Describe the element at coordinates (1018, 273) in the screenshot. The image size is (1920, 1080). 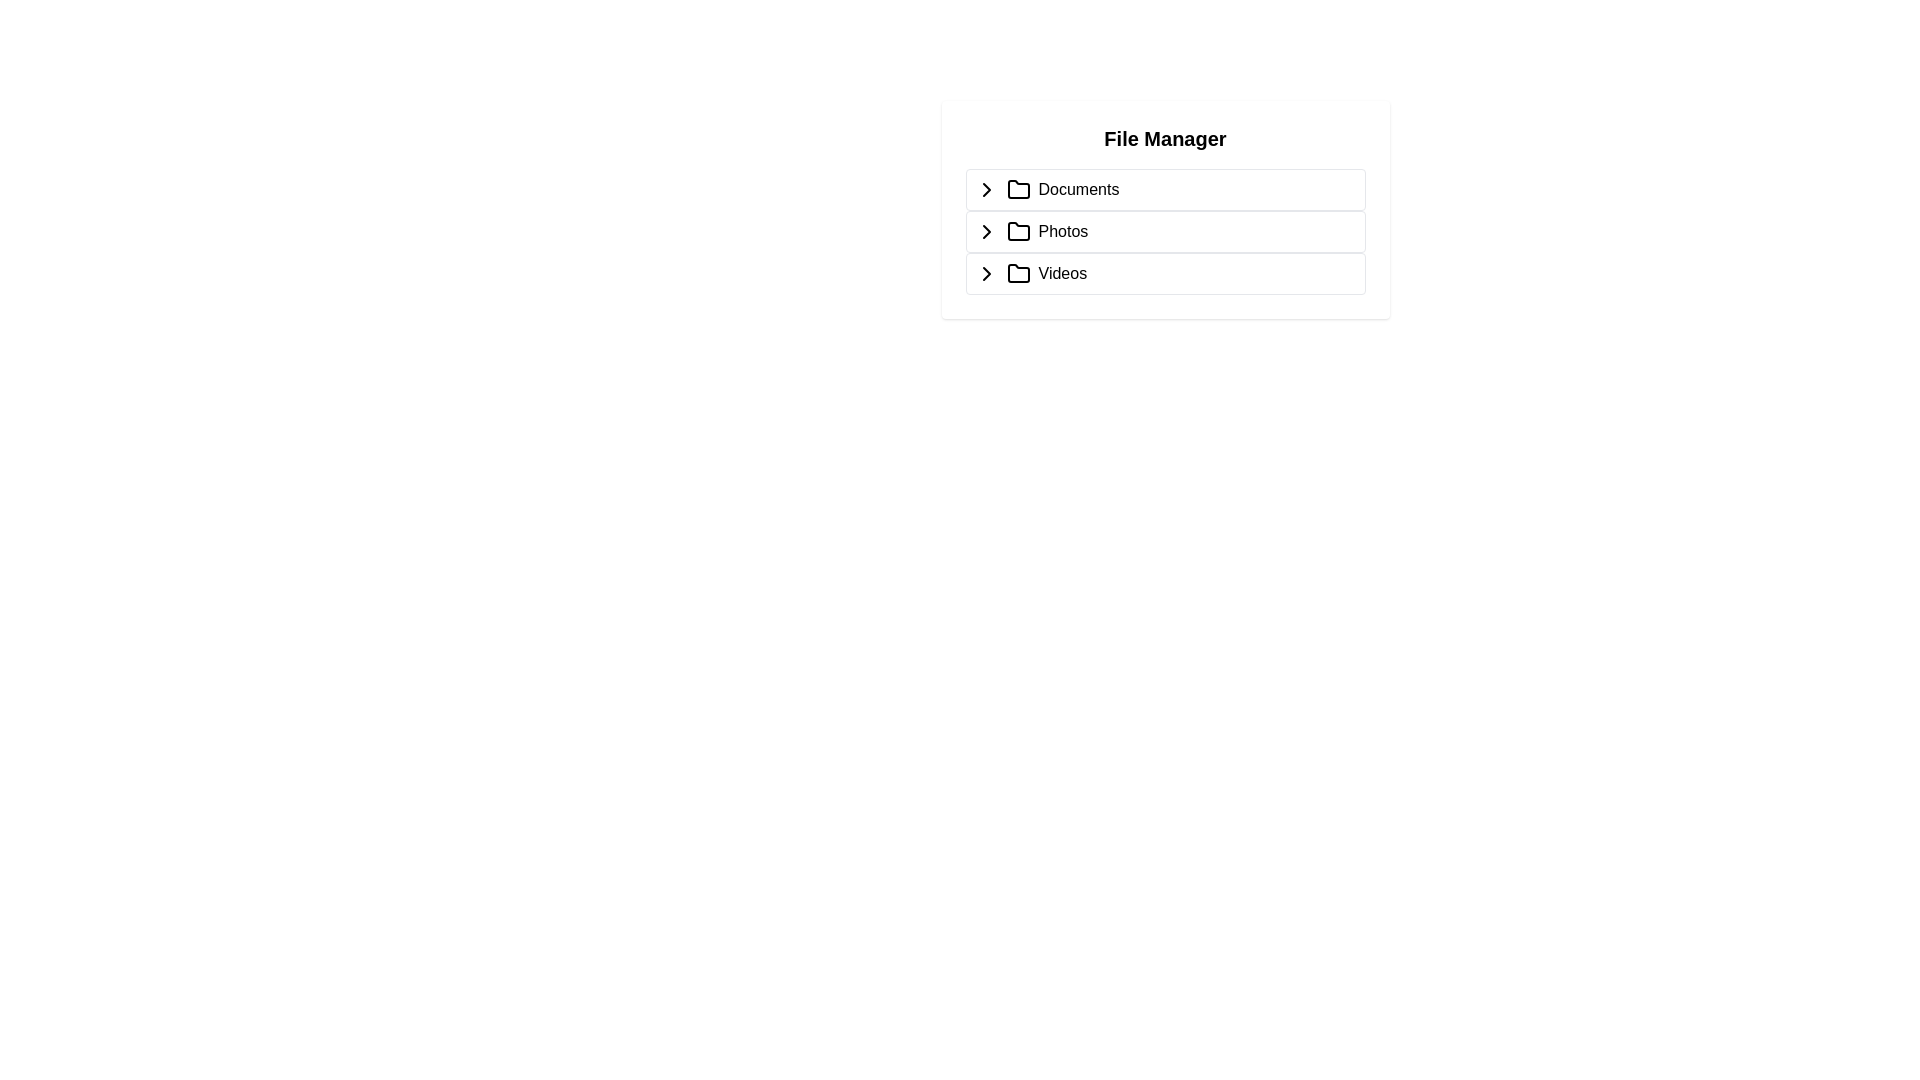
I see `the folder icon located to the left of the 'Videos' label in the third row of the hierarchical navigation list` at that location.